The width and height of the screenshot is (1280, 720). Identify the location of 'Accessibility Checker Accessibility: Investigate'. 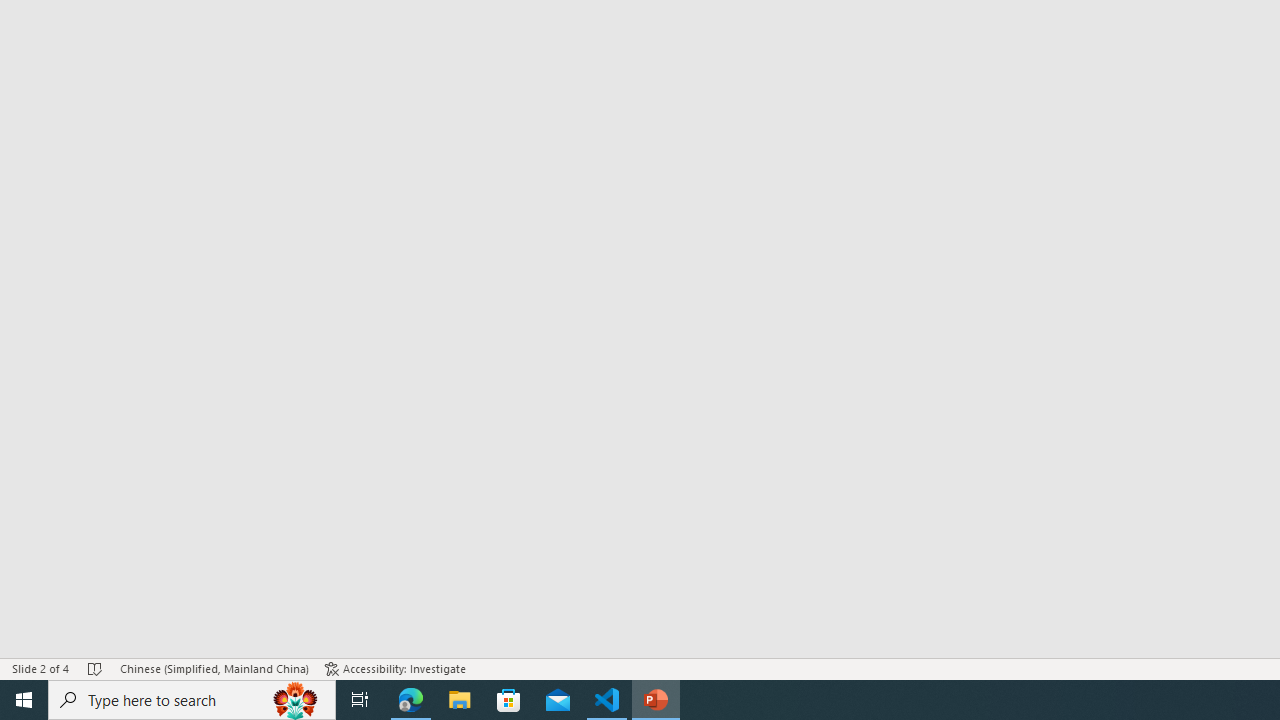
(395, 669).